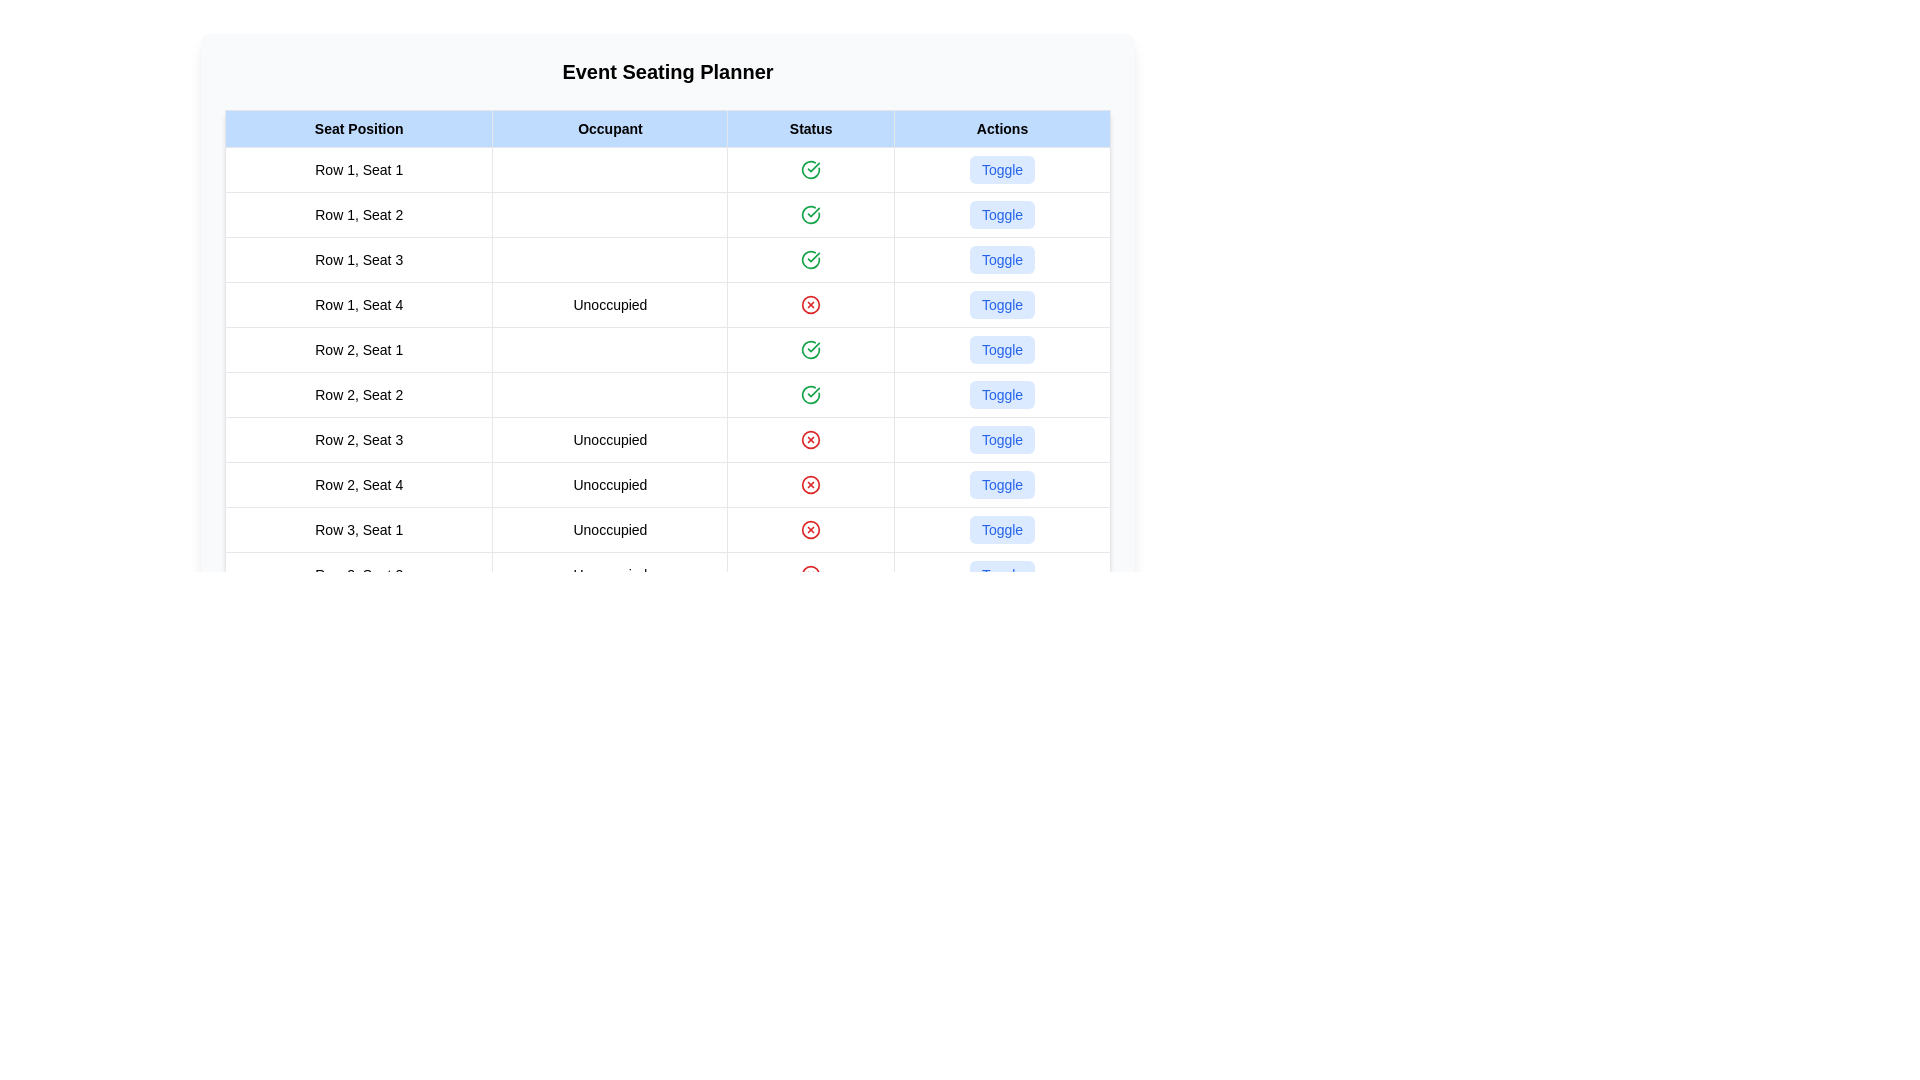  I want to click on the Text Label indicating that the seat is unoccupied, located in the third row under the 'Occupant' column, between 'Row 3, Seat 1' and a blank cell, so click(609, 528).